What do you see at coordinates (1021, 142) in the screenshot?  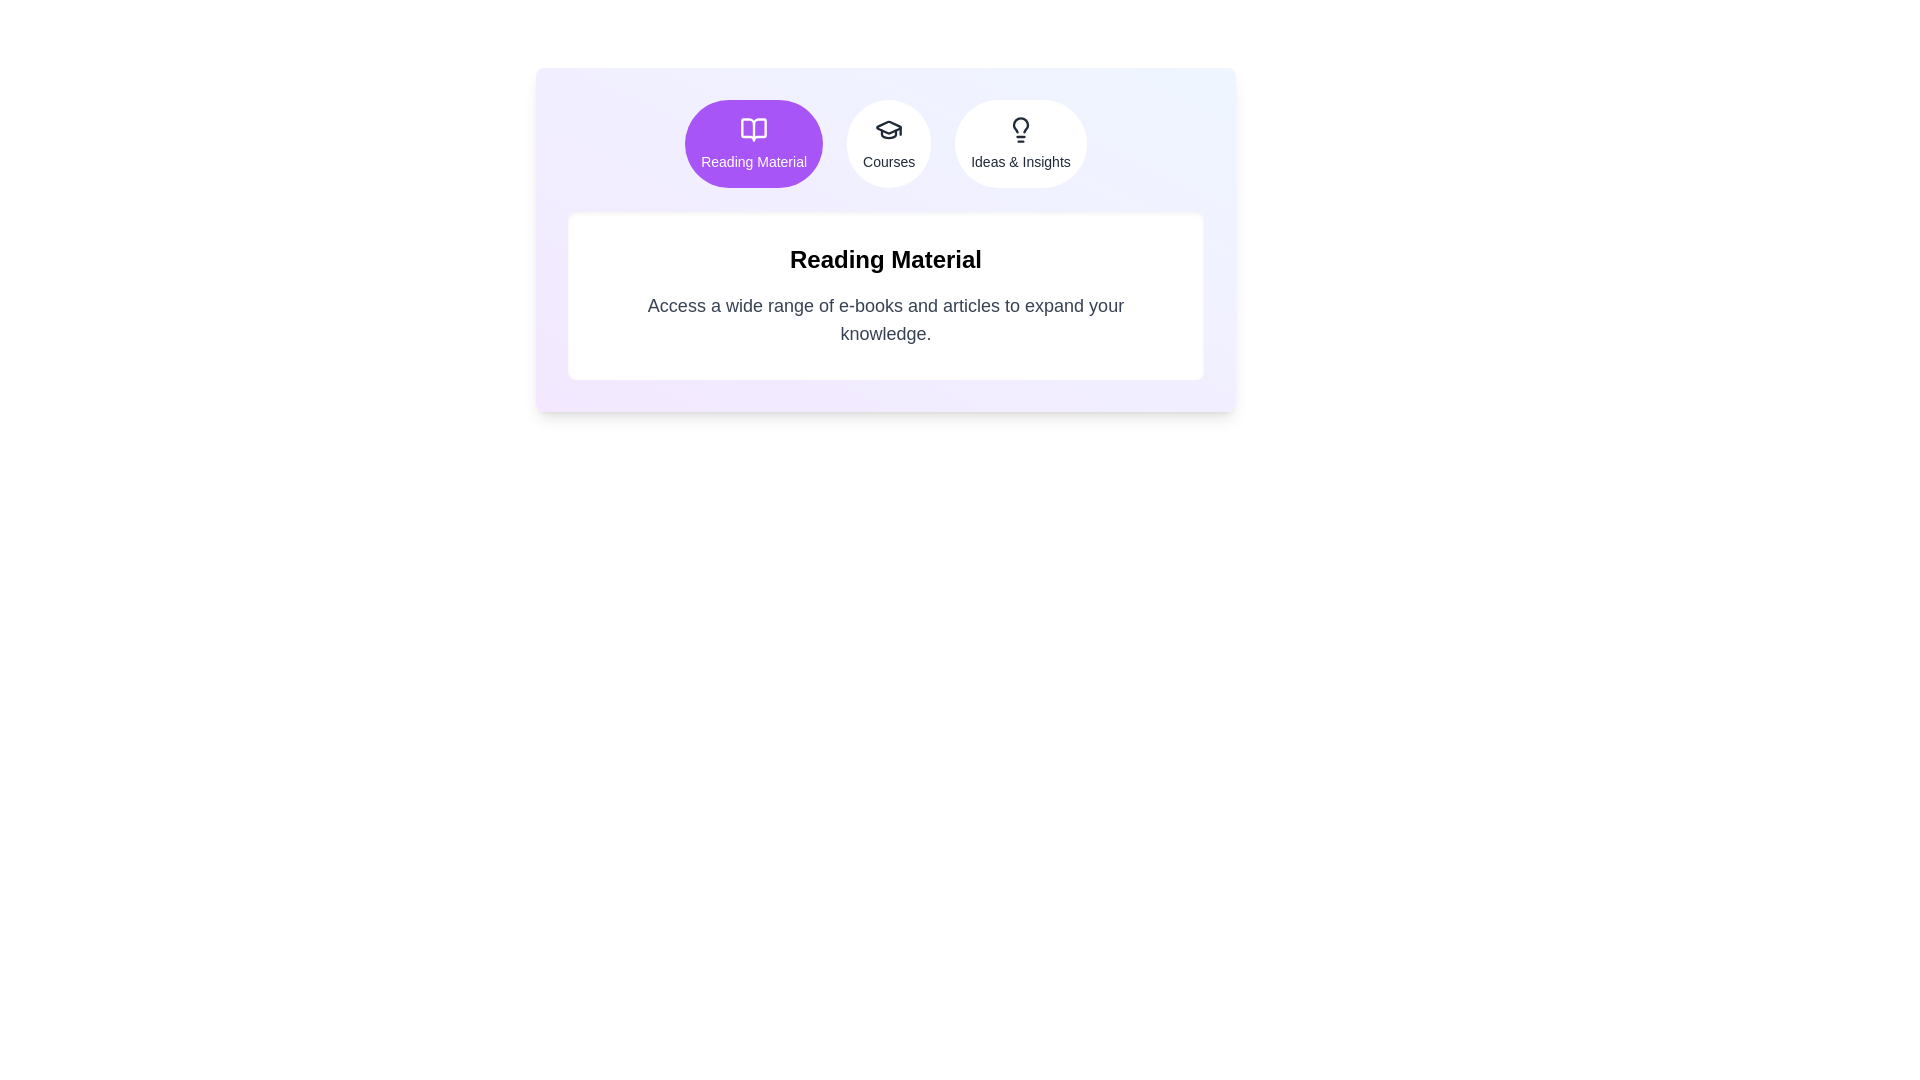 I see `the Ideas & Insights tab to view its content` at bounding box center [1021, 142].